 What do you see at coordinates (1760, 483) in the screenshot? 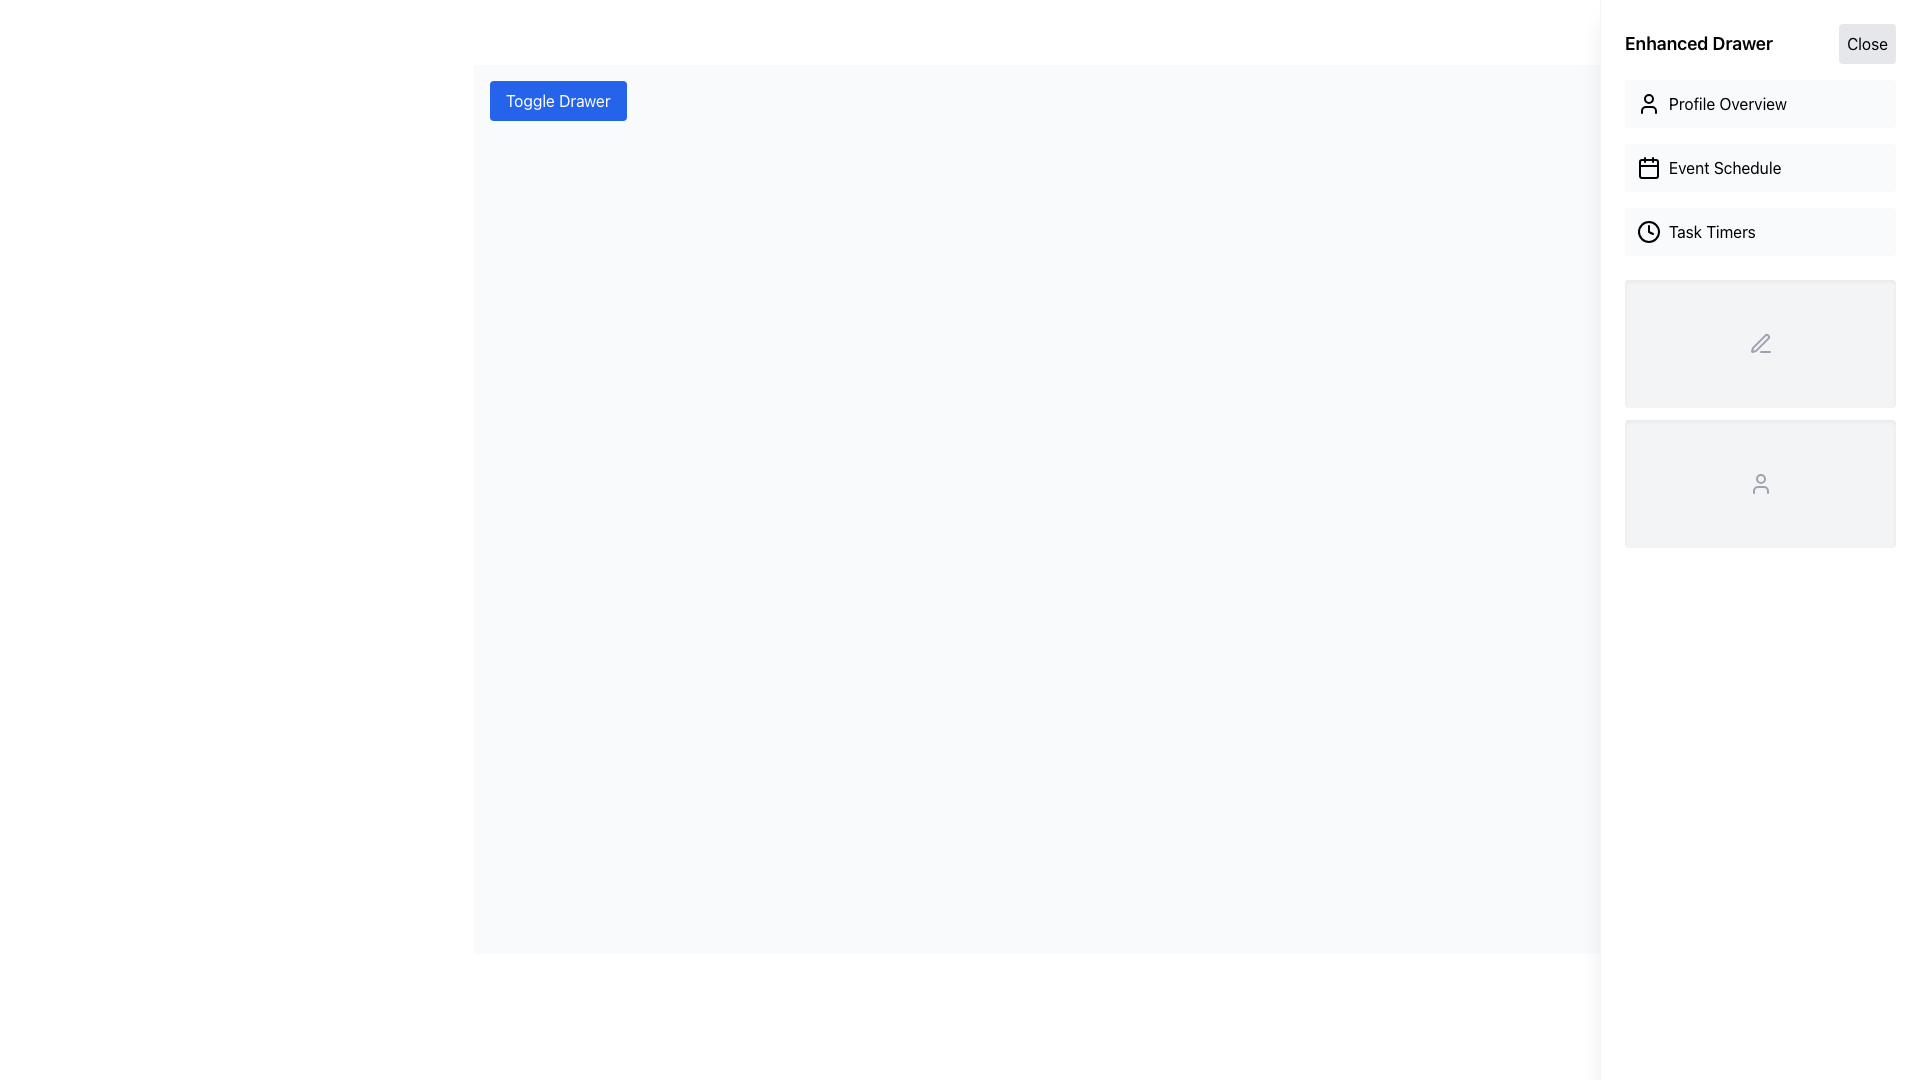
I see `the small user profile icon, which is a gray outline of a person located at the bottom right side panel` at bounding box center [1760, 483].